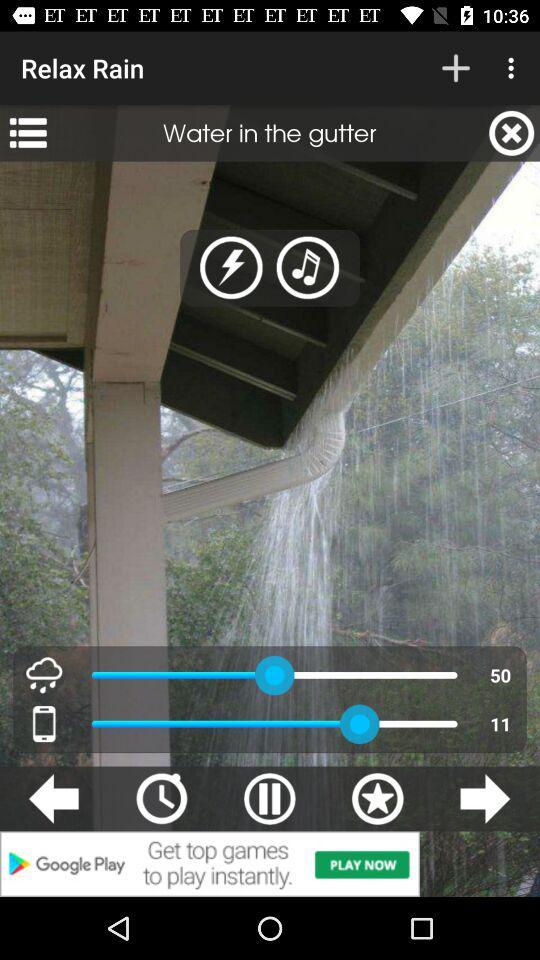 The image size is (540, 960). I want to click on the arrow_backward icon, so click(53, 798).